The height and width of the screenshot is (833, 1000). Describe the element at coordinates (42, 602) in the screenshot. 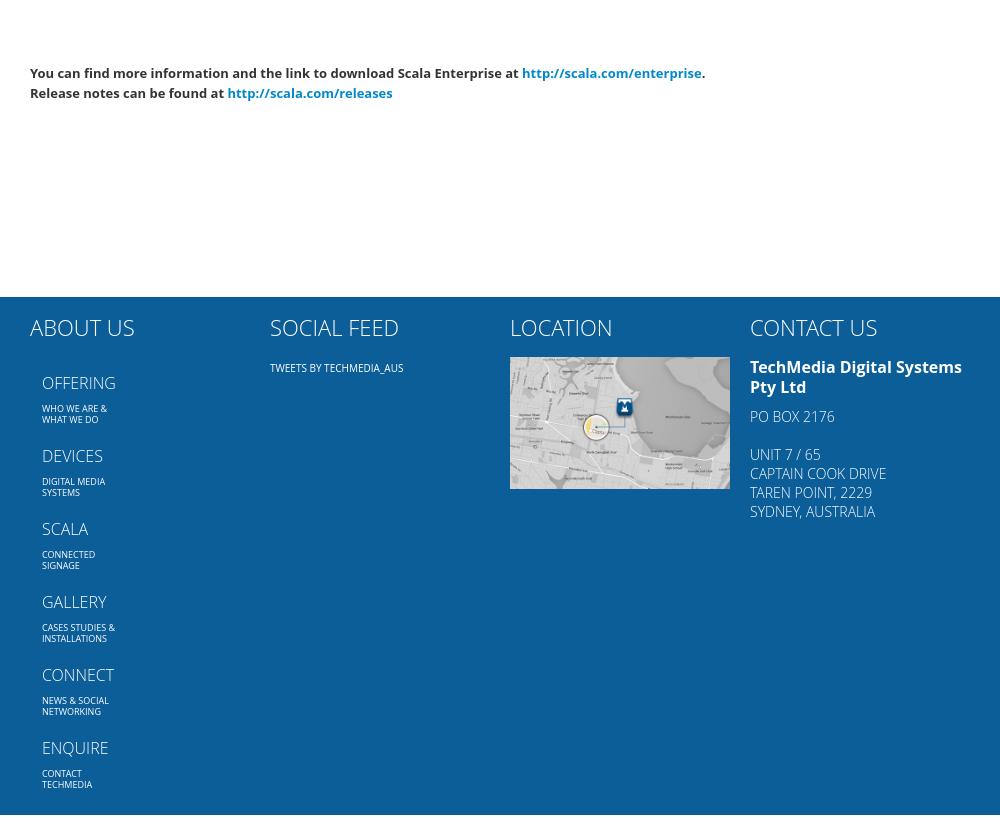

I see `'Gallery'` at that location.